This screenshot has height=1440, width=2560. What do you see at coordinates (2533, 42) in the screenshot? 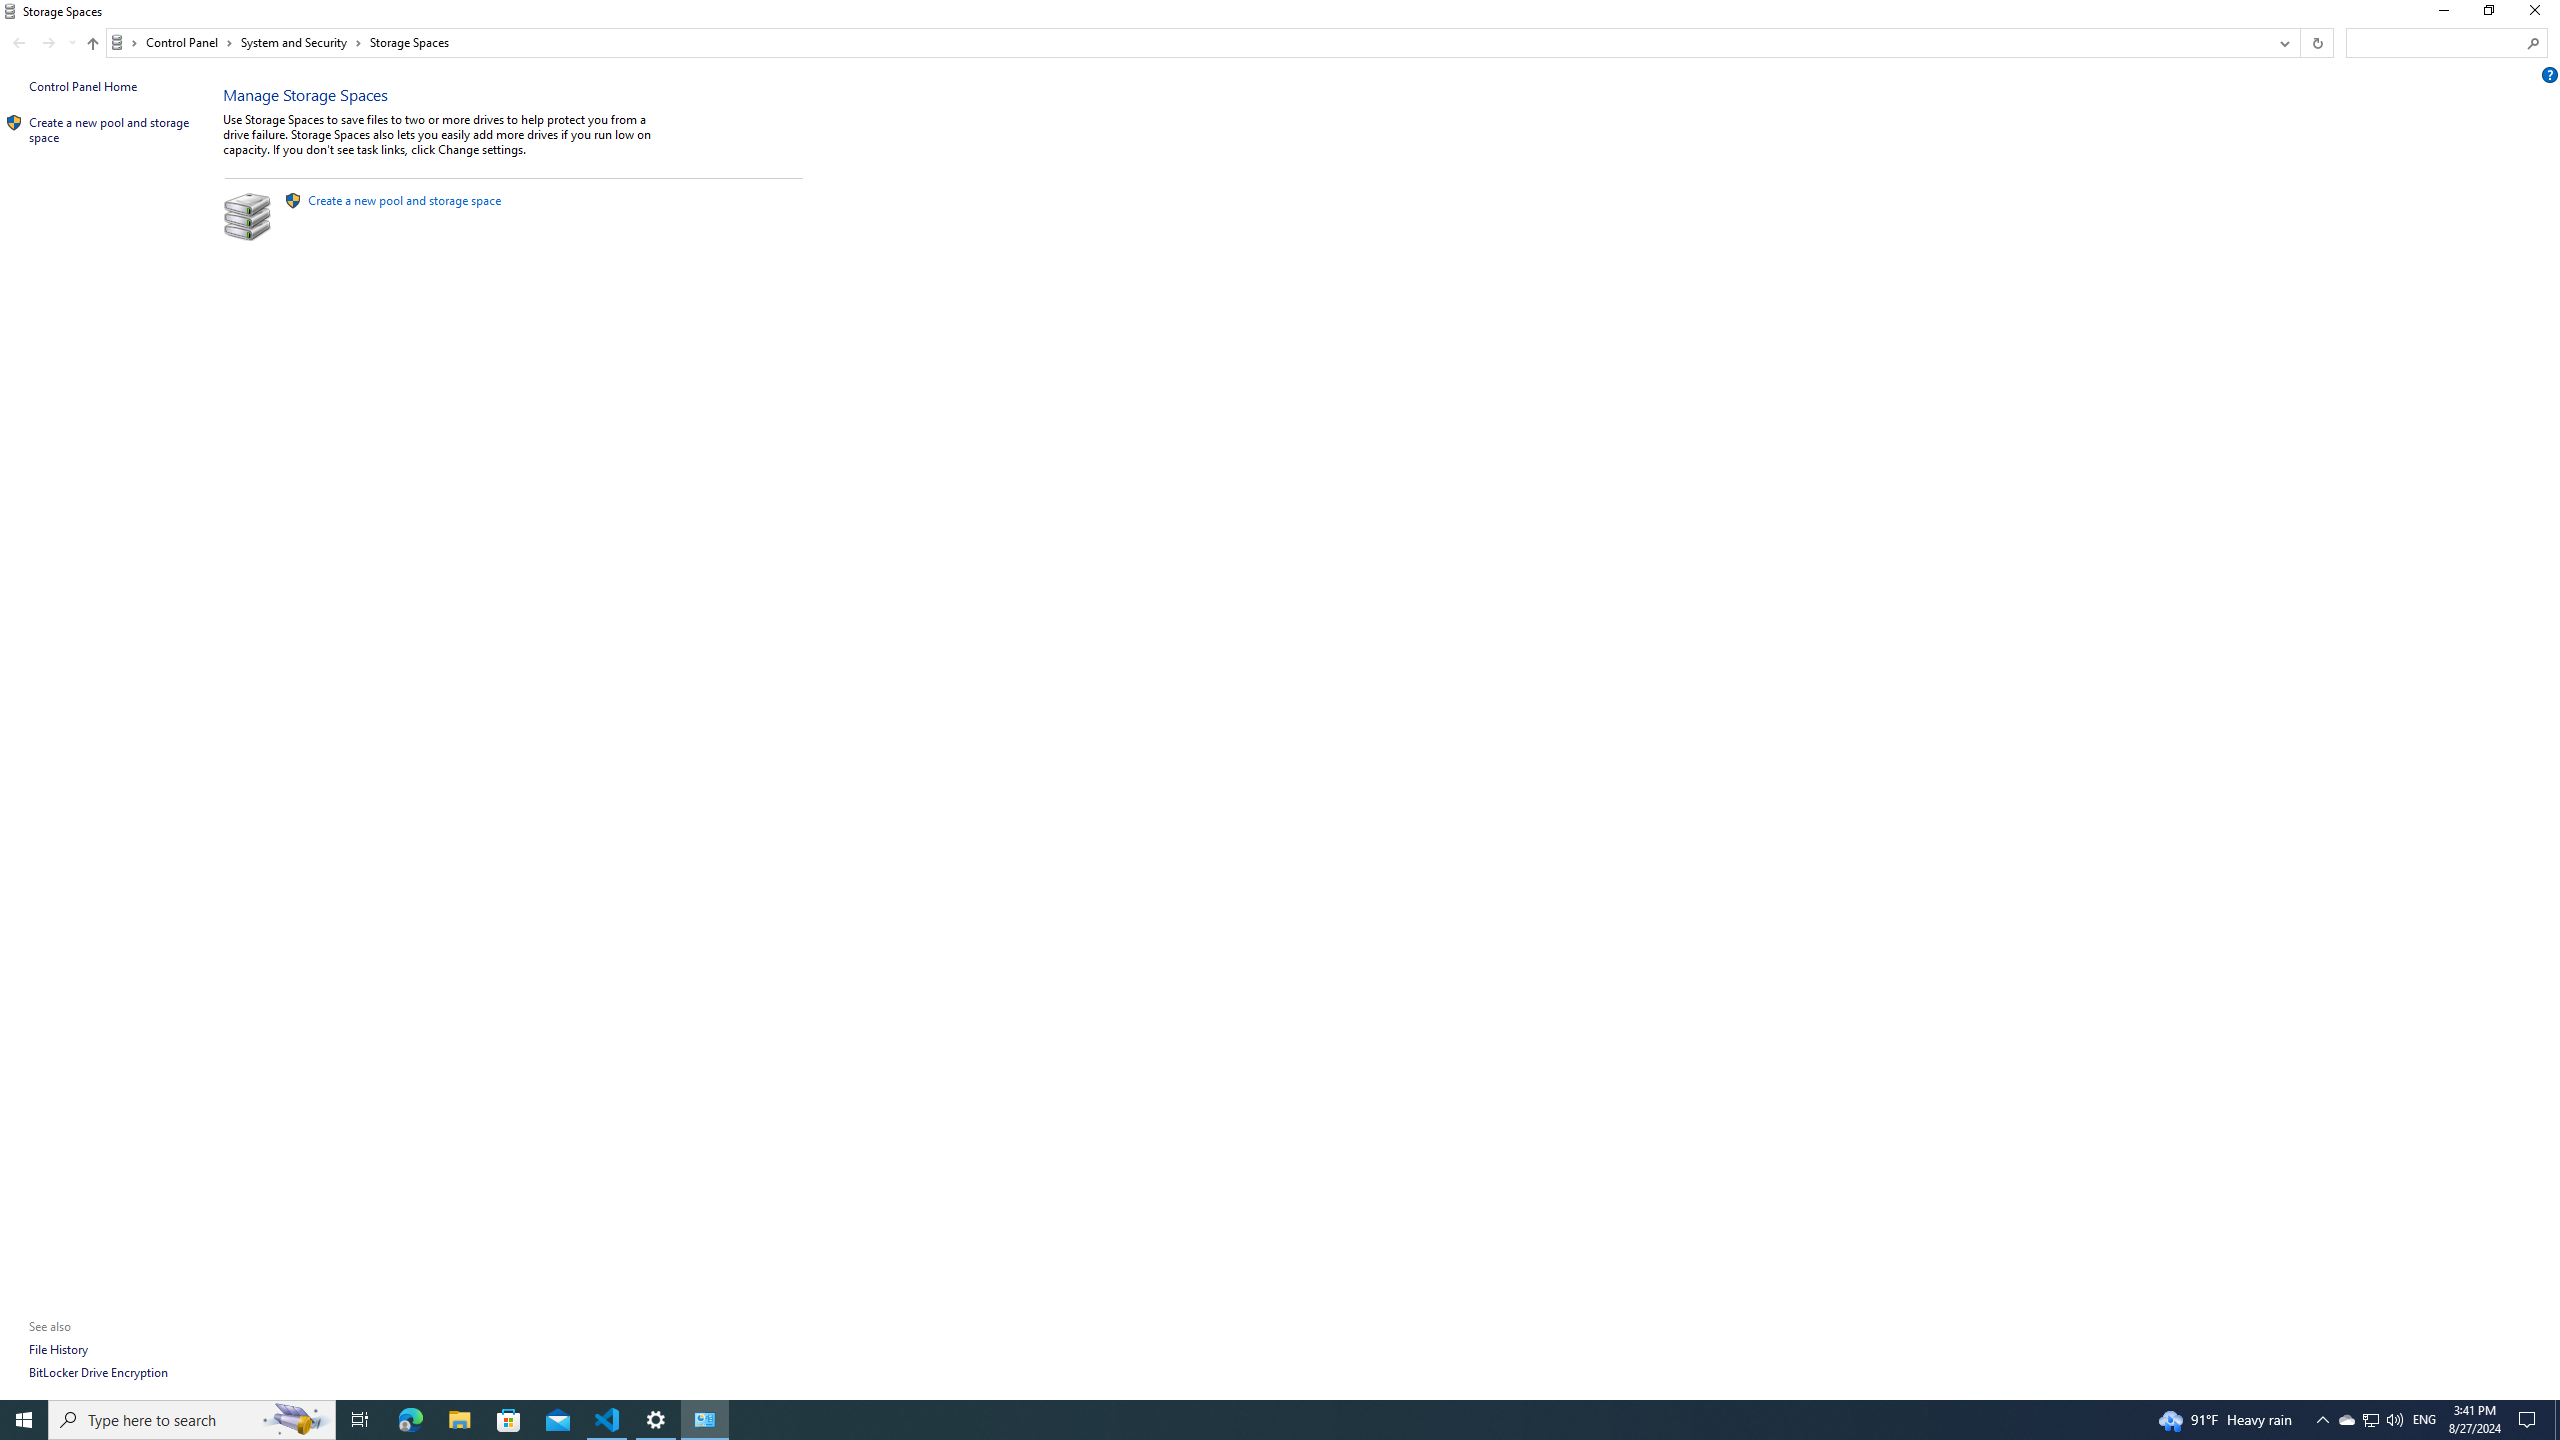
I see `'Search'` at bounding box center [2533, 42].